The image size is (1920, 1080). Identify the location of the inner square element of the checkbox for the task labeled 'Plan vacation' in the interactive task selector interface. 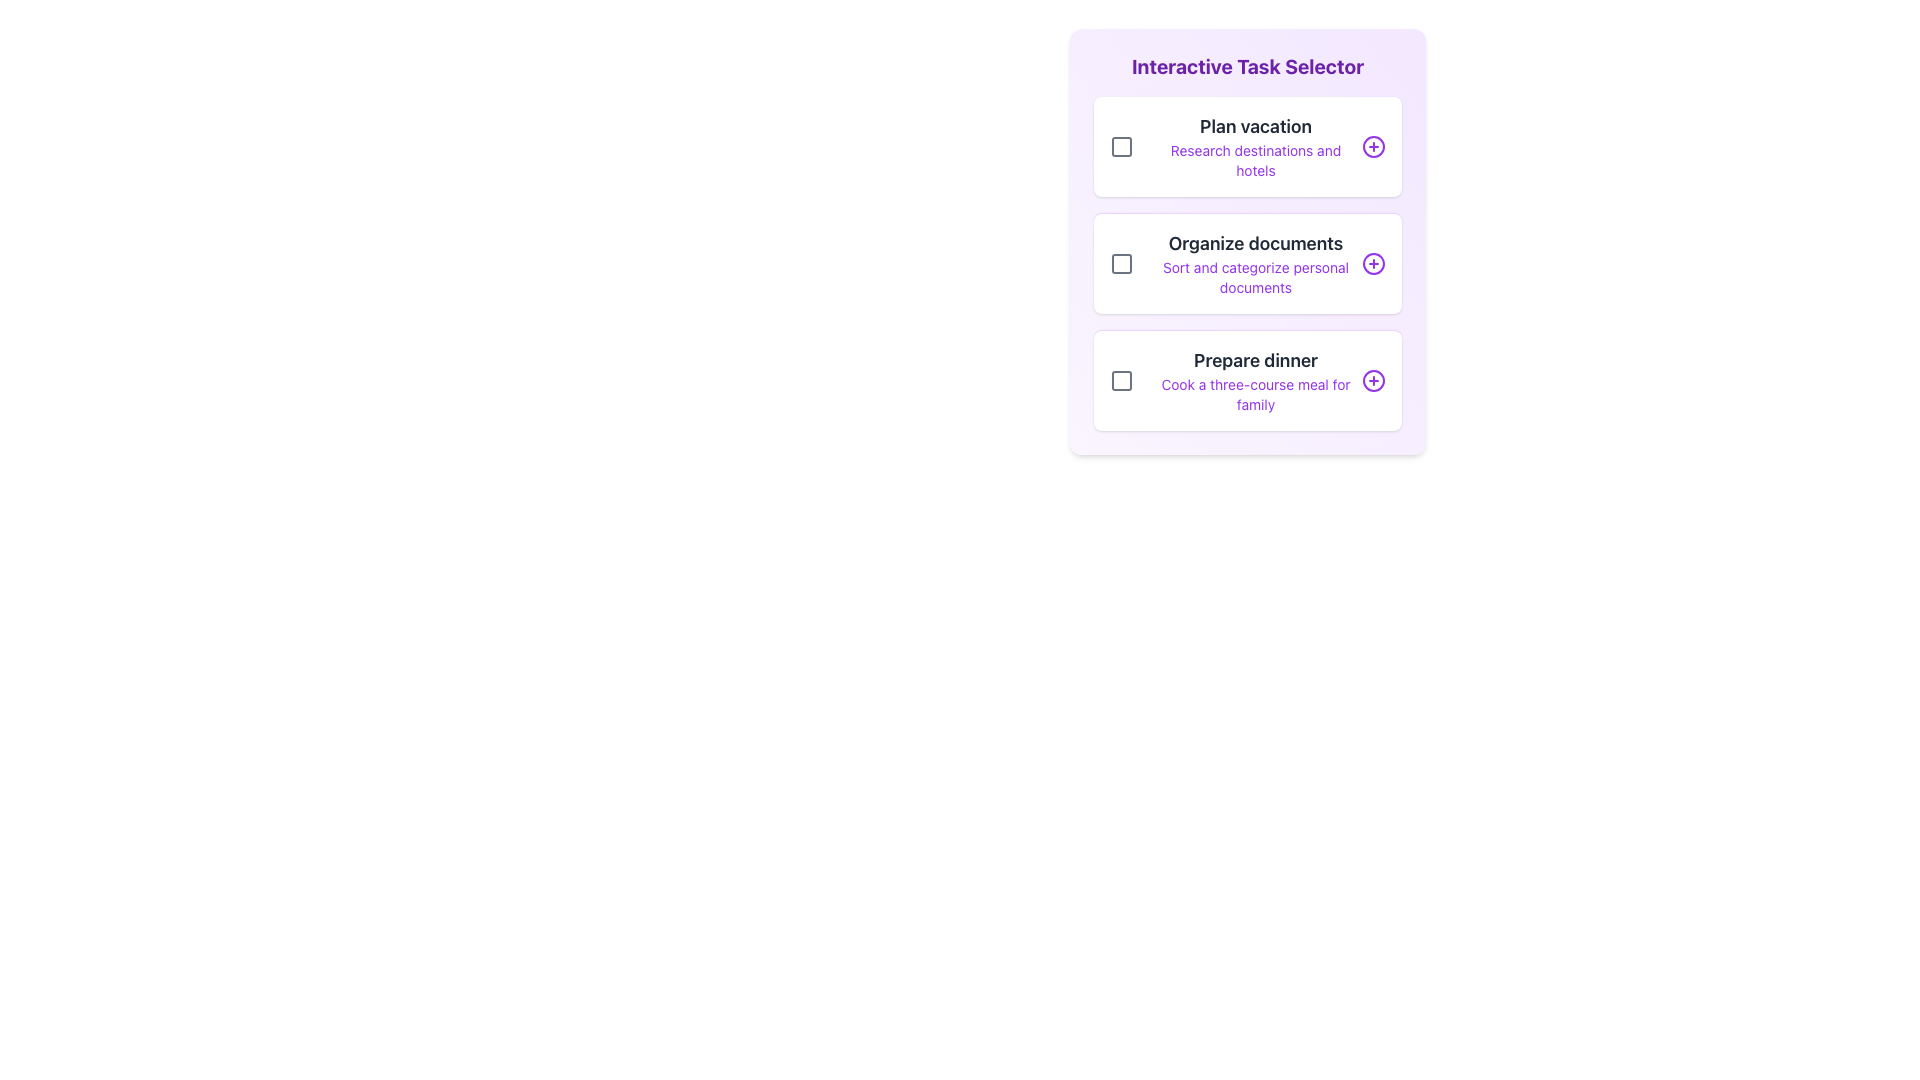
(1122, 145).